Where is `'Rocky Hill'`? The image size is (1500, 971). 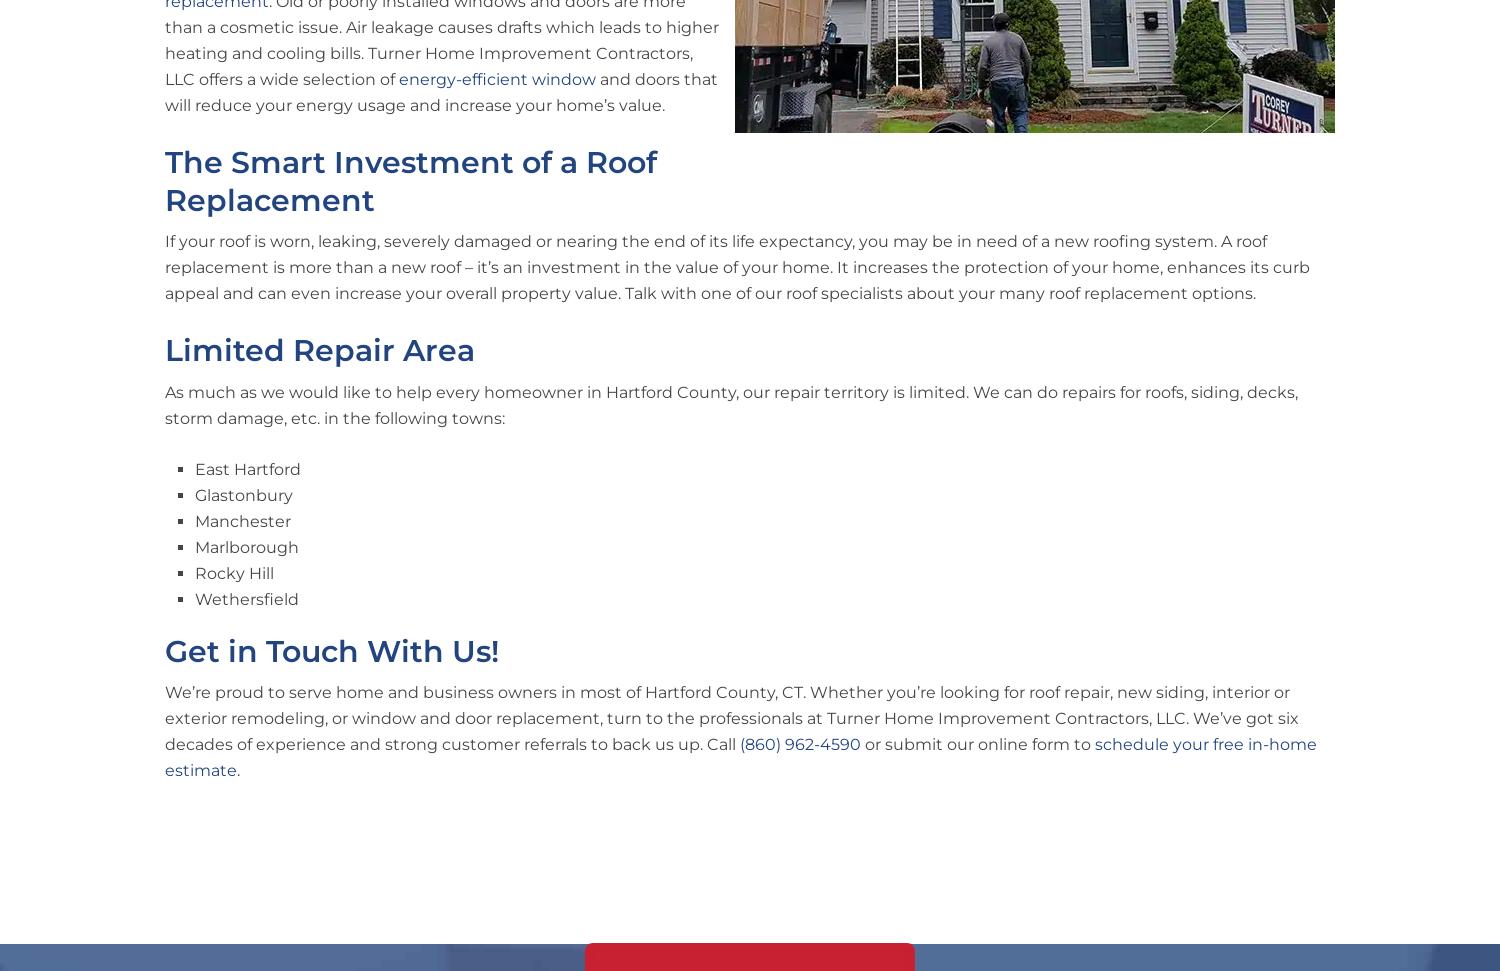
'Rocky Hill' is located at coordinates (233, 572).